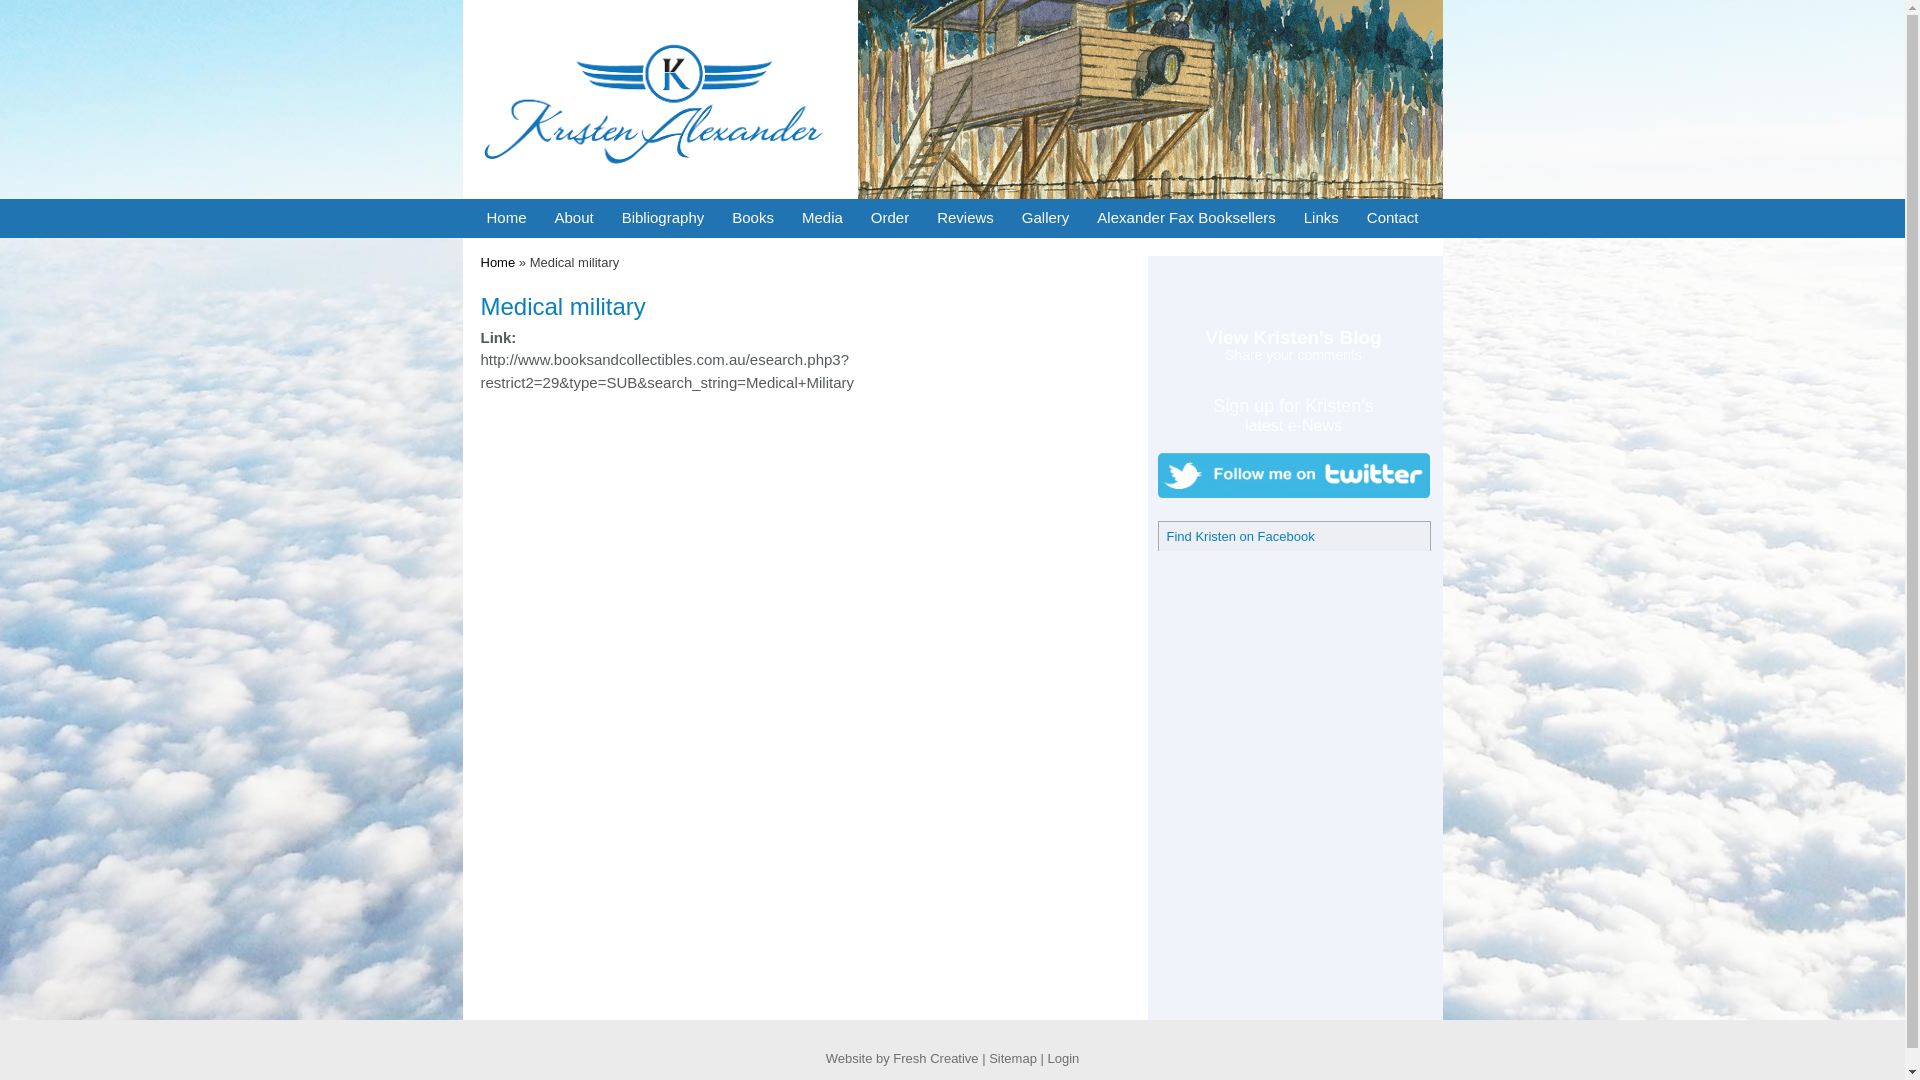  I want to click on 'Order', so click(888, 218).